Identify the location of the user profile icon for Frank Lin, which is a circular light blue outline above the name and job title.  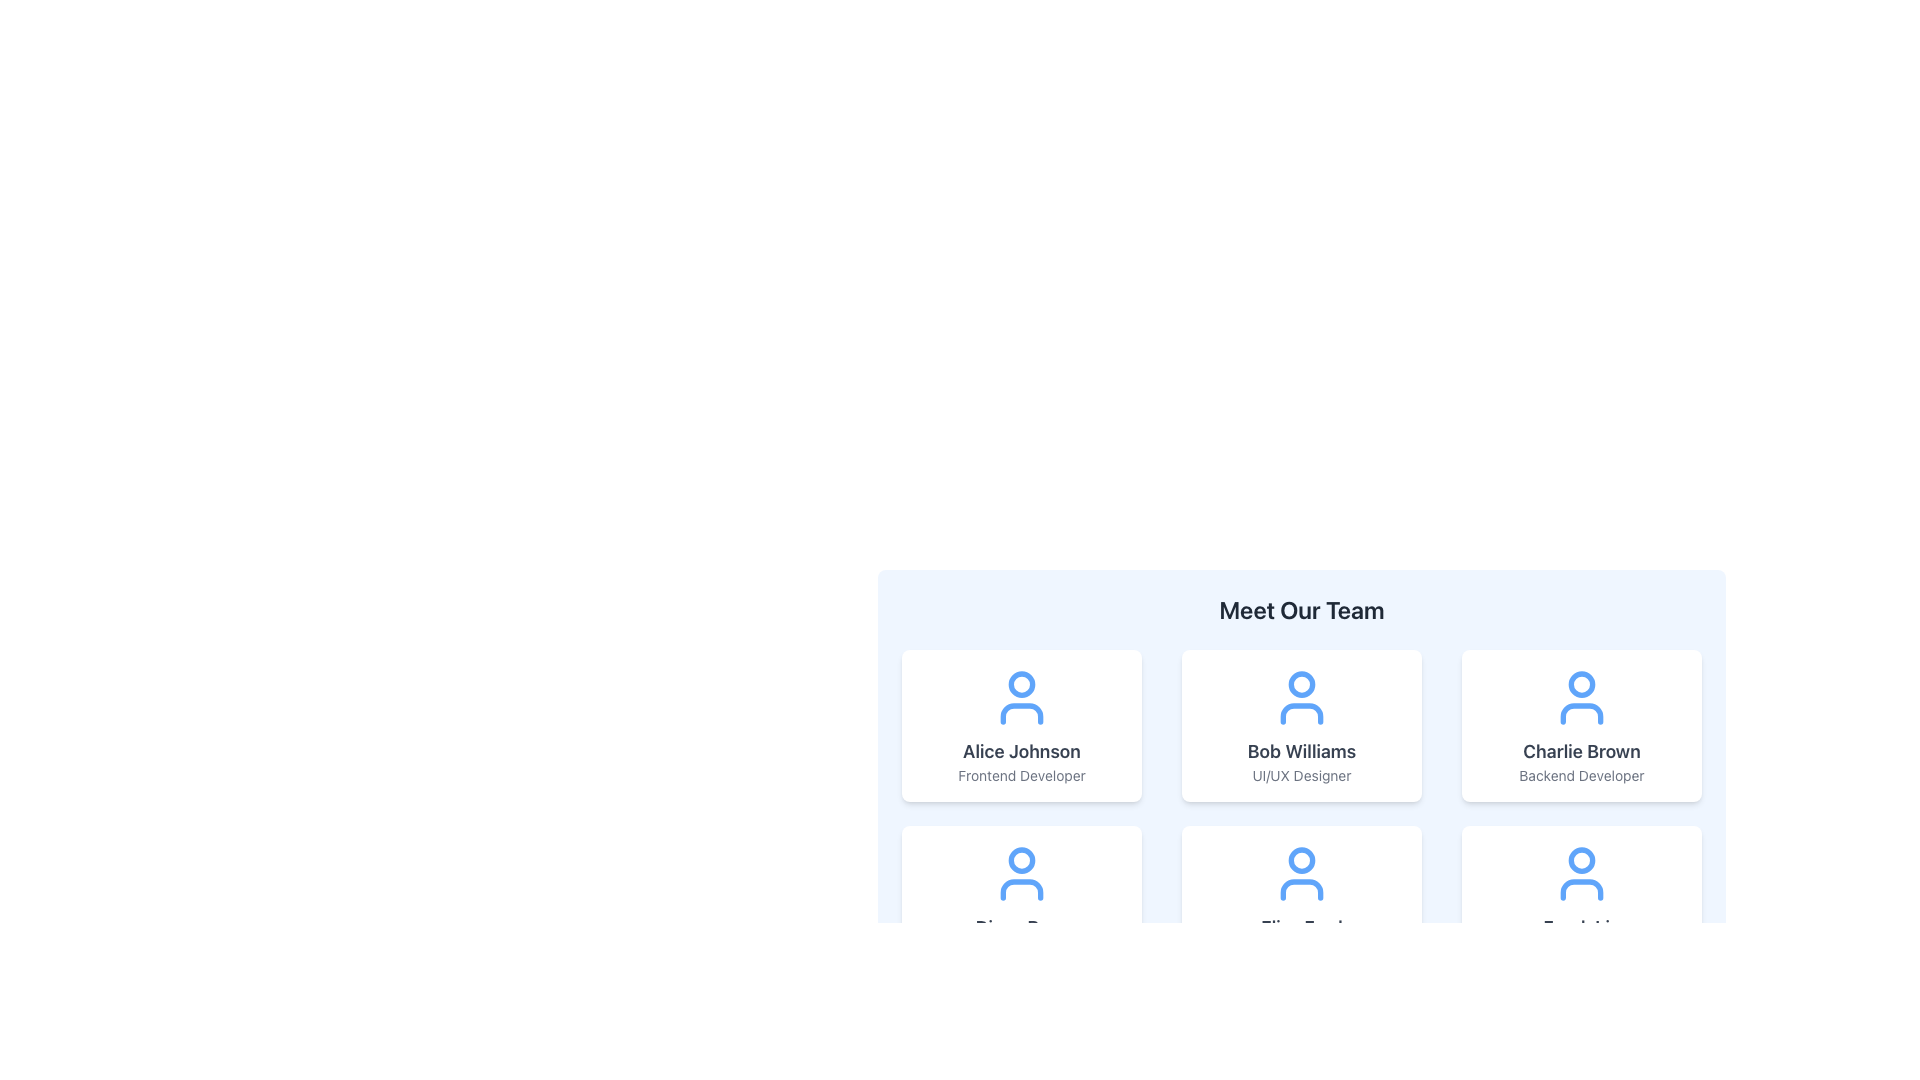
(1581, 873).